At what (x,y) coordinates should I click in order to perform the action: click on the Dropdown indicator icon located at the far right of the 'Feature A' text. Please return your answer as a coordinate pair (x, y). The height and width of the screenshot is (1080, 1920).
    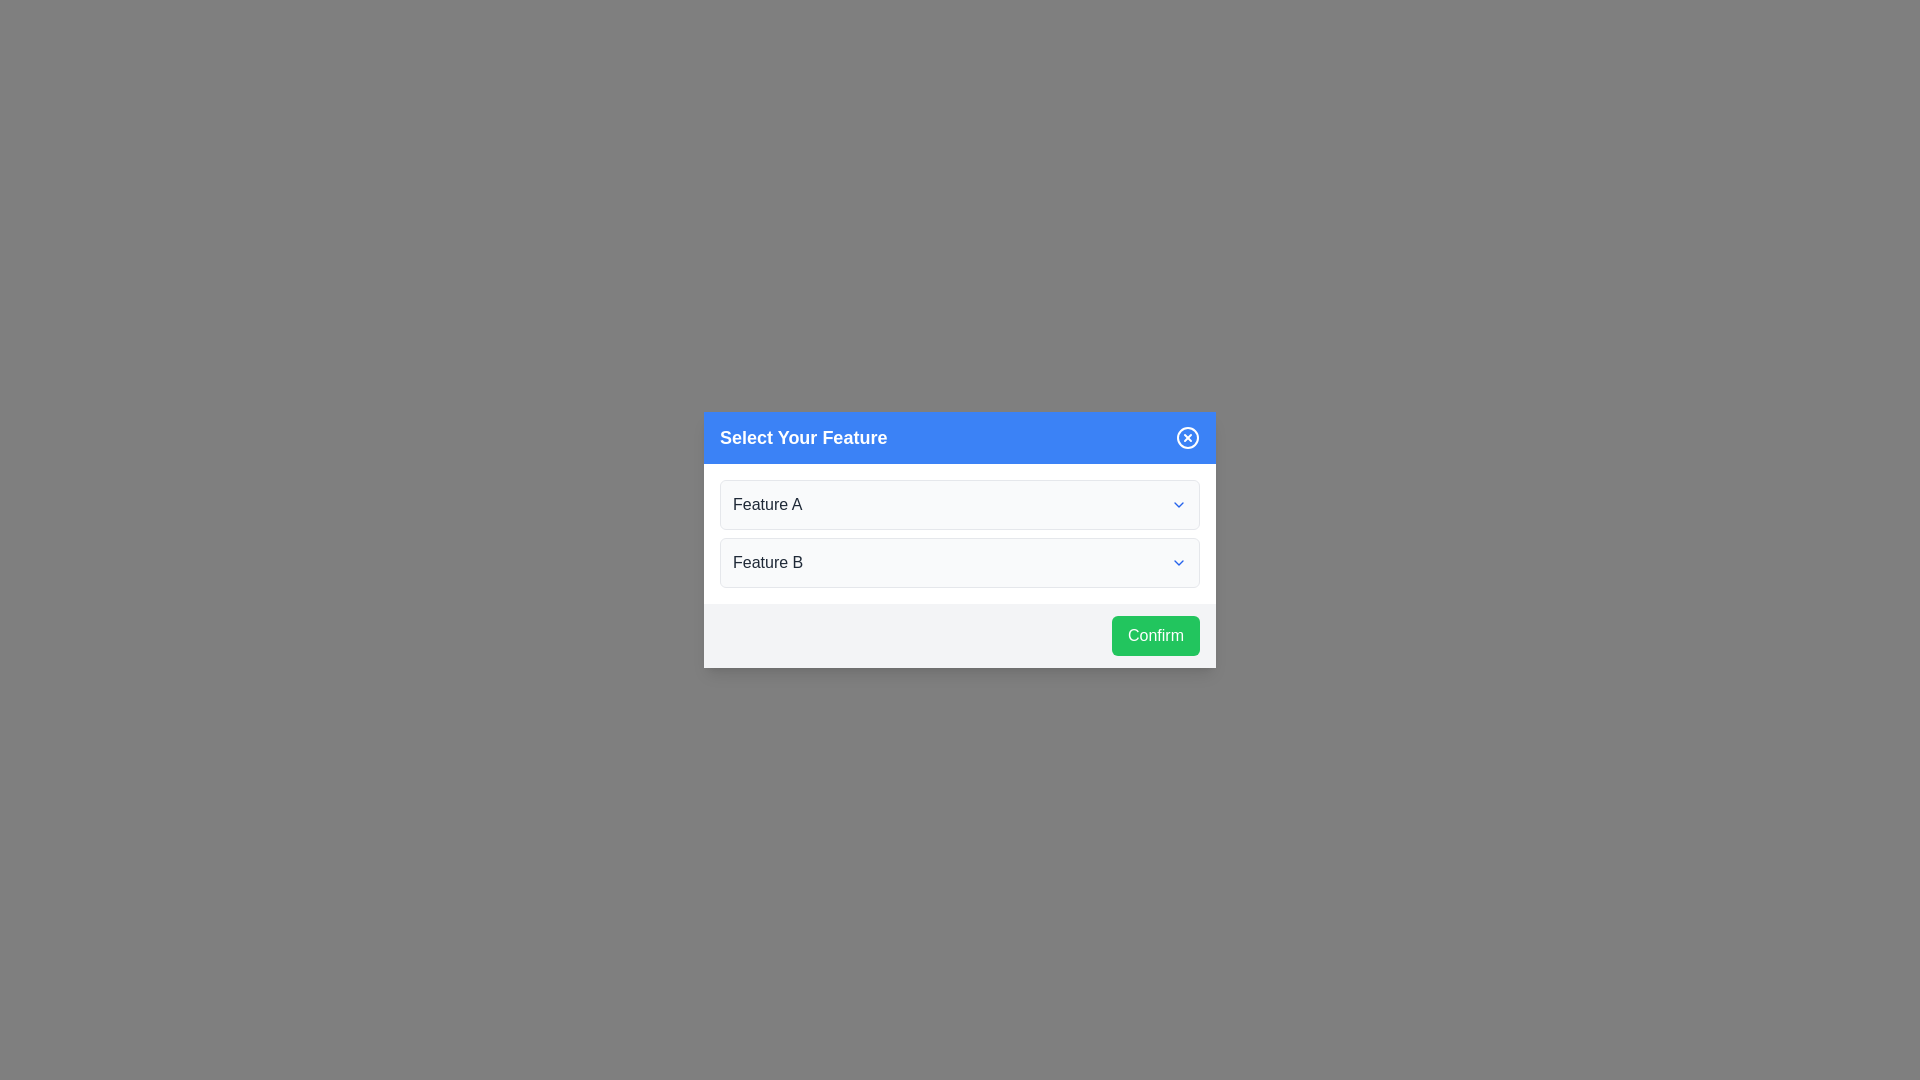
    Looking at the image, I should click on (1179, 504).